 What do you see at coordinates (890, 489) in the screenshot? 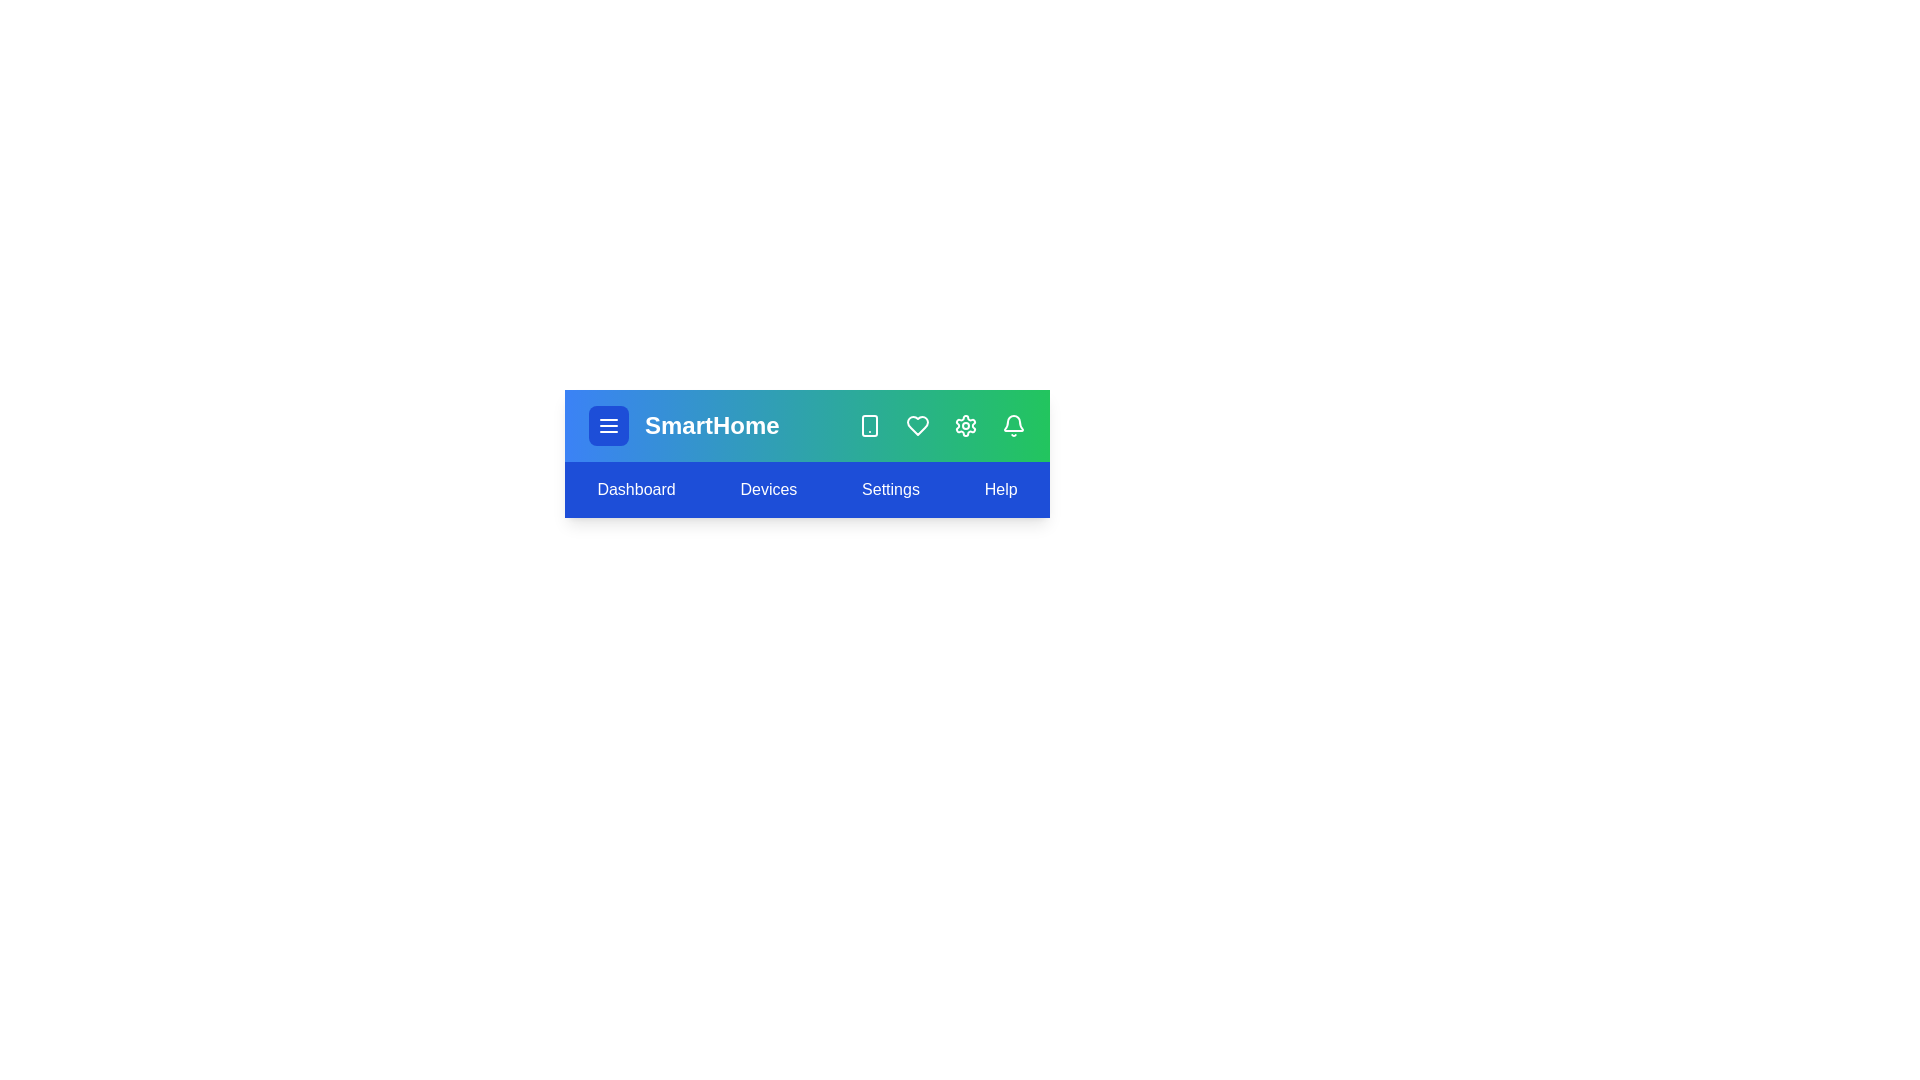
I see `the 'Settings' menu item in the navigation bar` at bounding box center [890, 489].